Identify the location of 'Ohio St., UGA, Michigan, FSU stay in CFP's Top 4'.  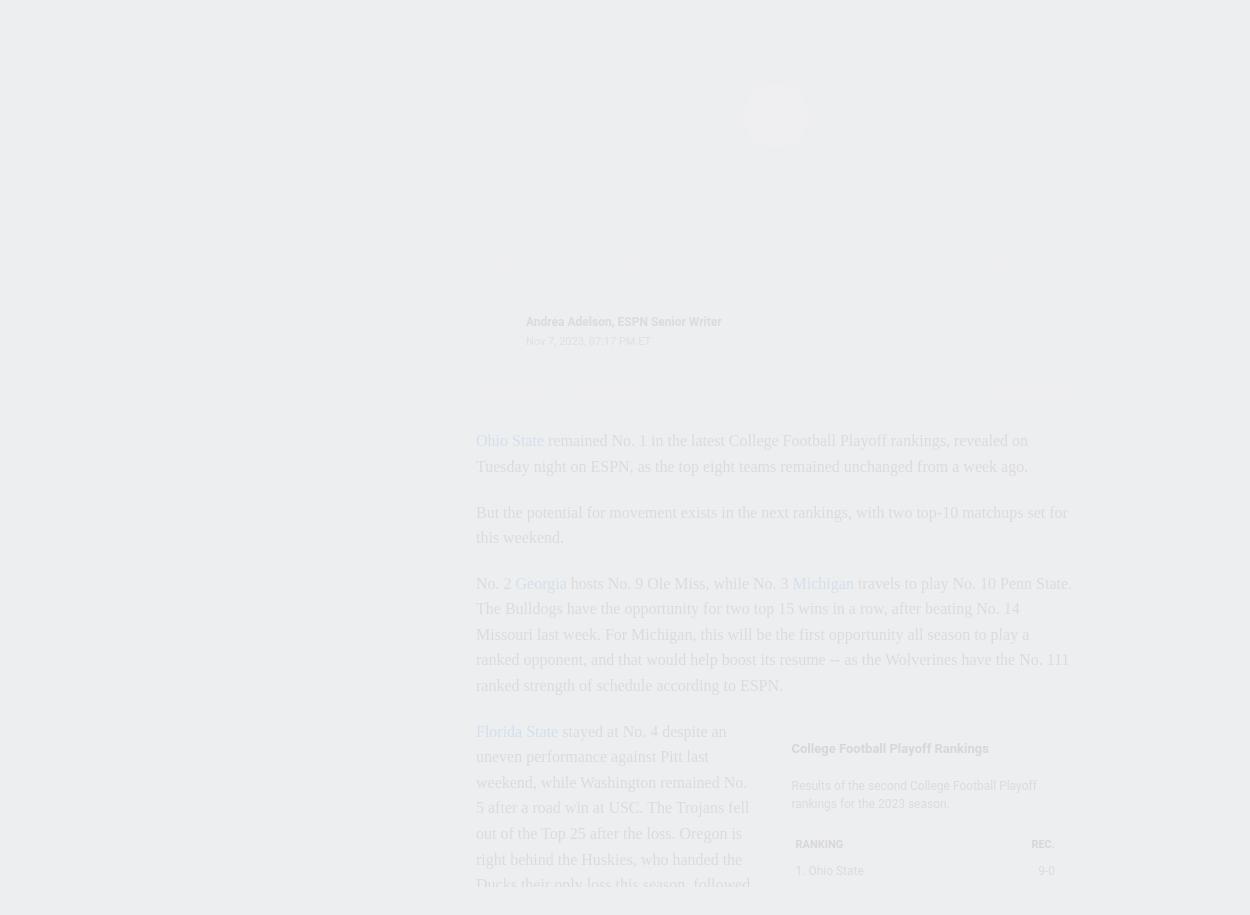
(280, 371).